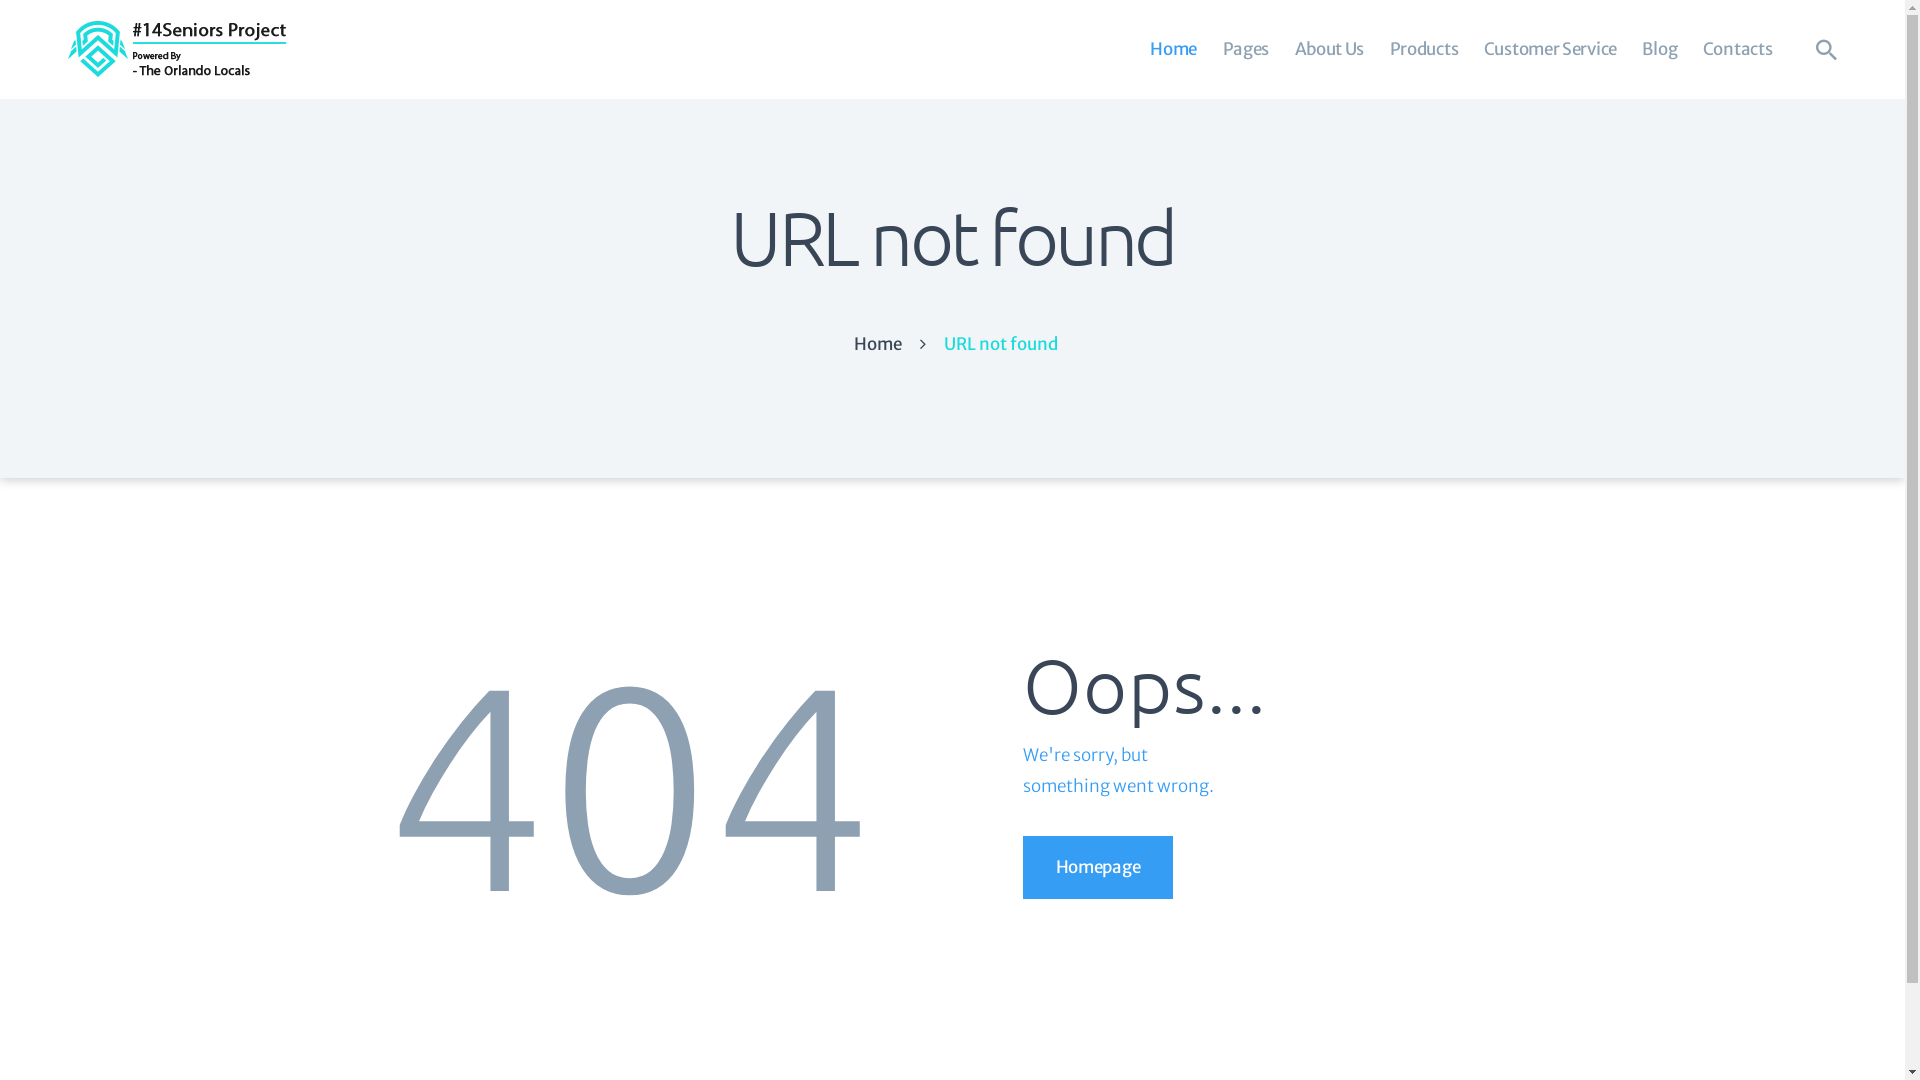  What do you see at coordinates (1208, 48) in the screenshot?
I see `'Pages'` at bounding box center [1208, 48].